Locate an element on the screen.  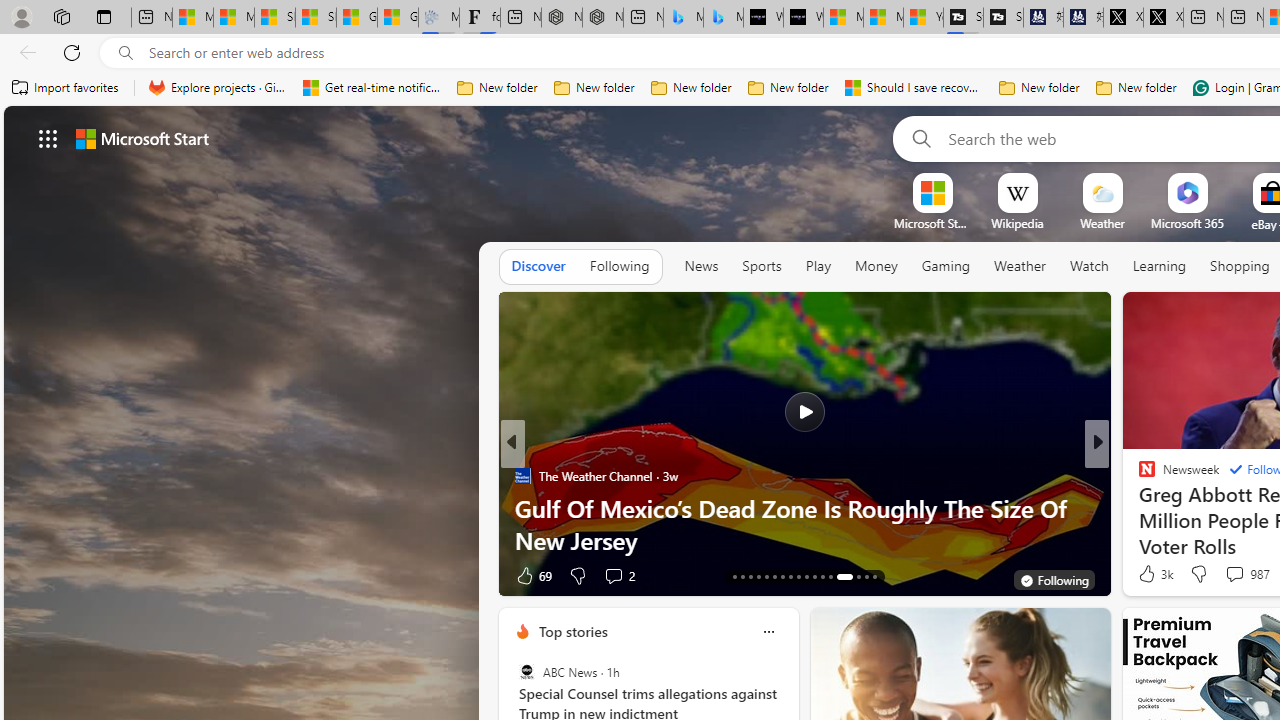
'AutomationID: tab-29' is located at coordinates (874, 577).